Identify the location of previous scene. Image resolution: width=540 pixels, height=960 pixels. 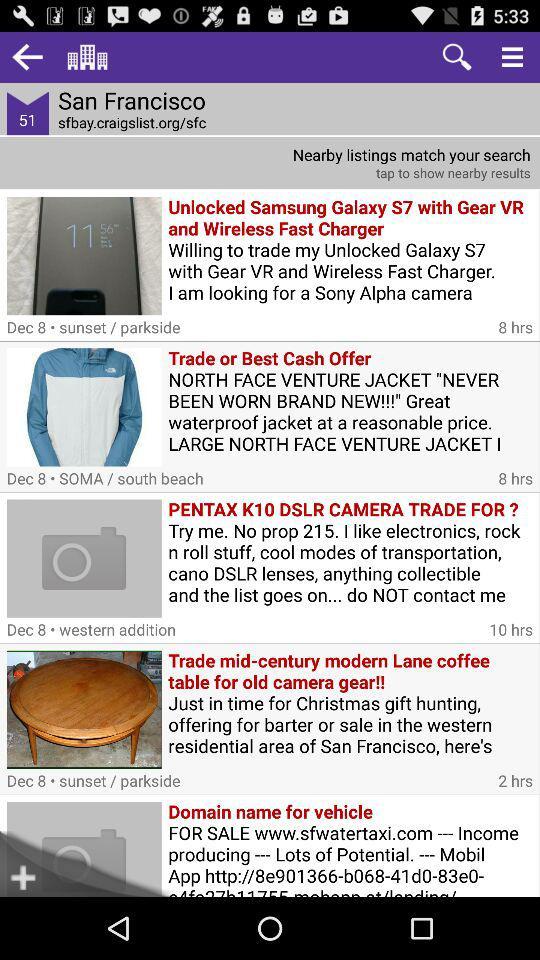
(26, 56).